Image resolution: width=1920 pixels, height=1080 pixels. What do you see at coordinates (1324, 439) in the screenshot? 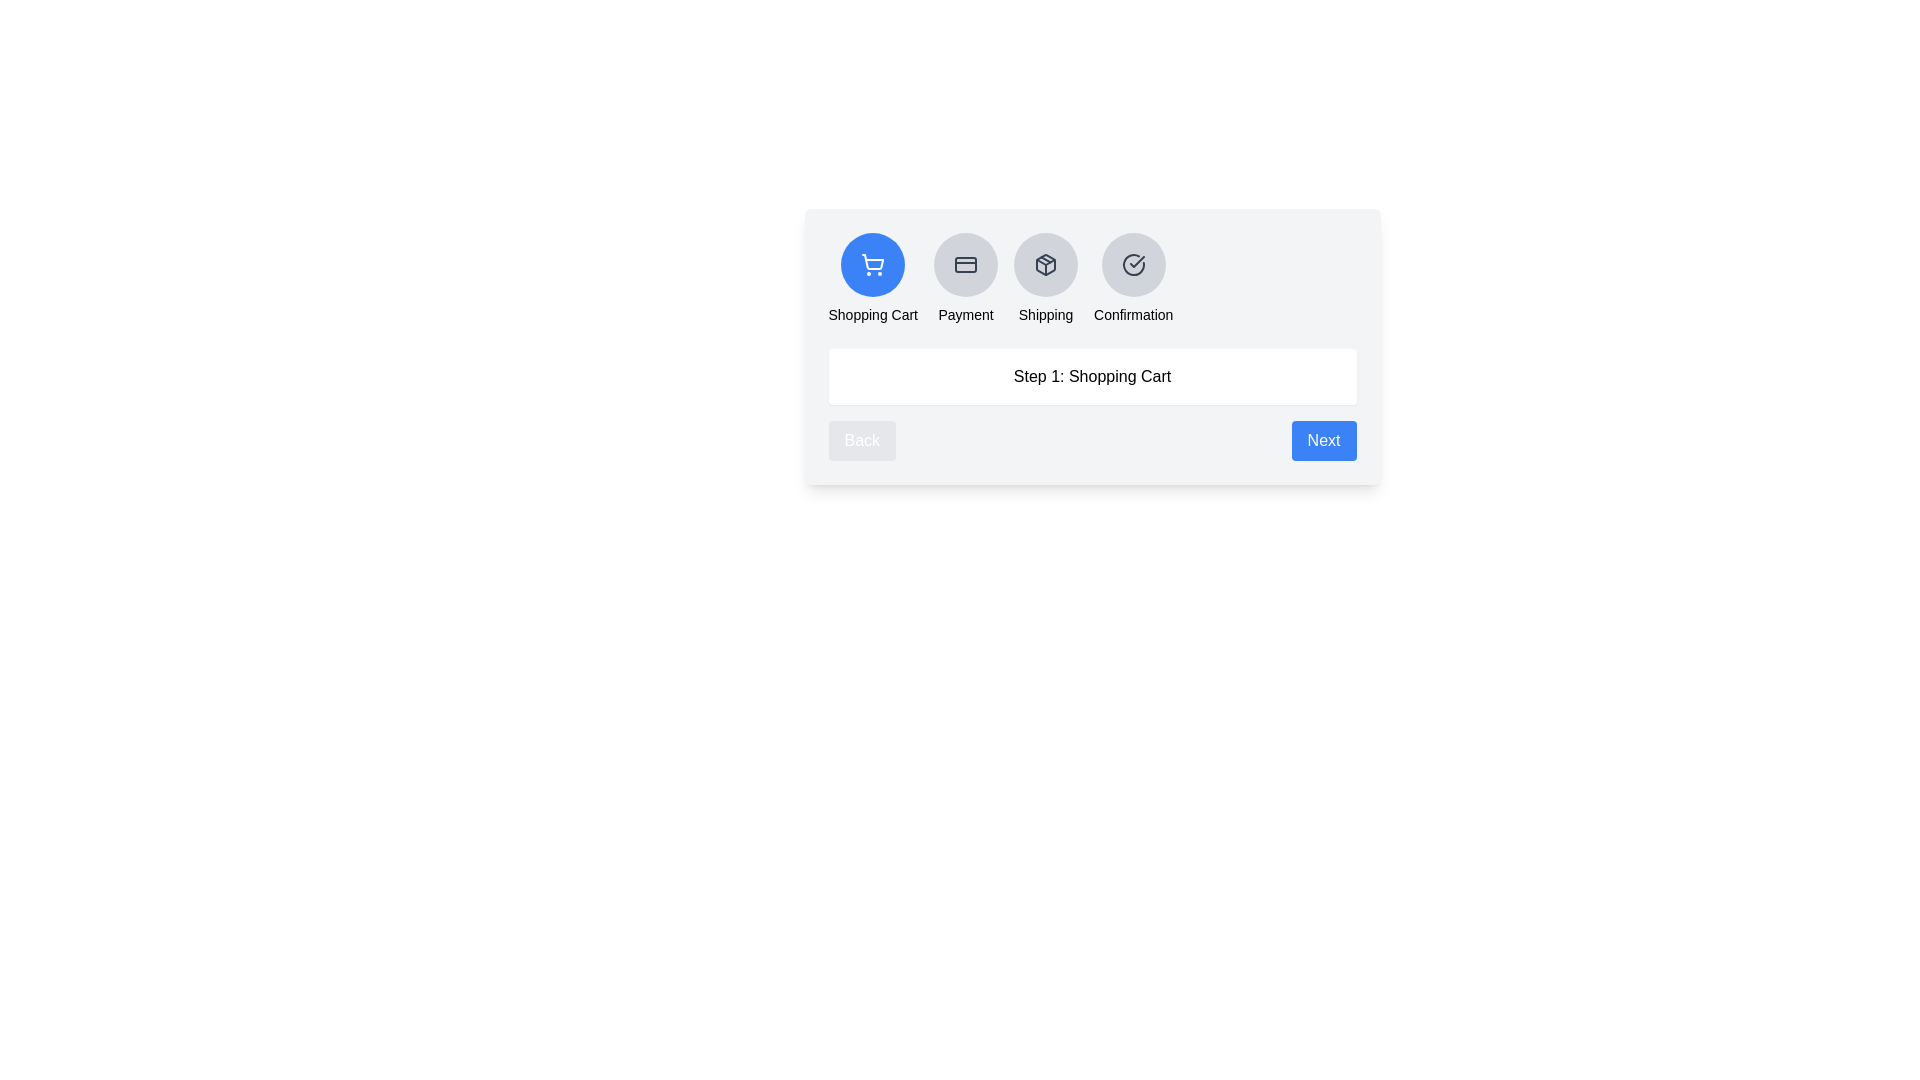
I see `the 'Next' button` at bounding box center [1324, 439].